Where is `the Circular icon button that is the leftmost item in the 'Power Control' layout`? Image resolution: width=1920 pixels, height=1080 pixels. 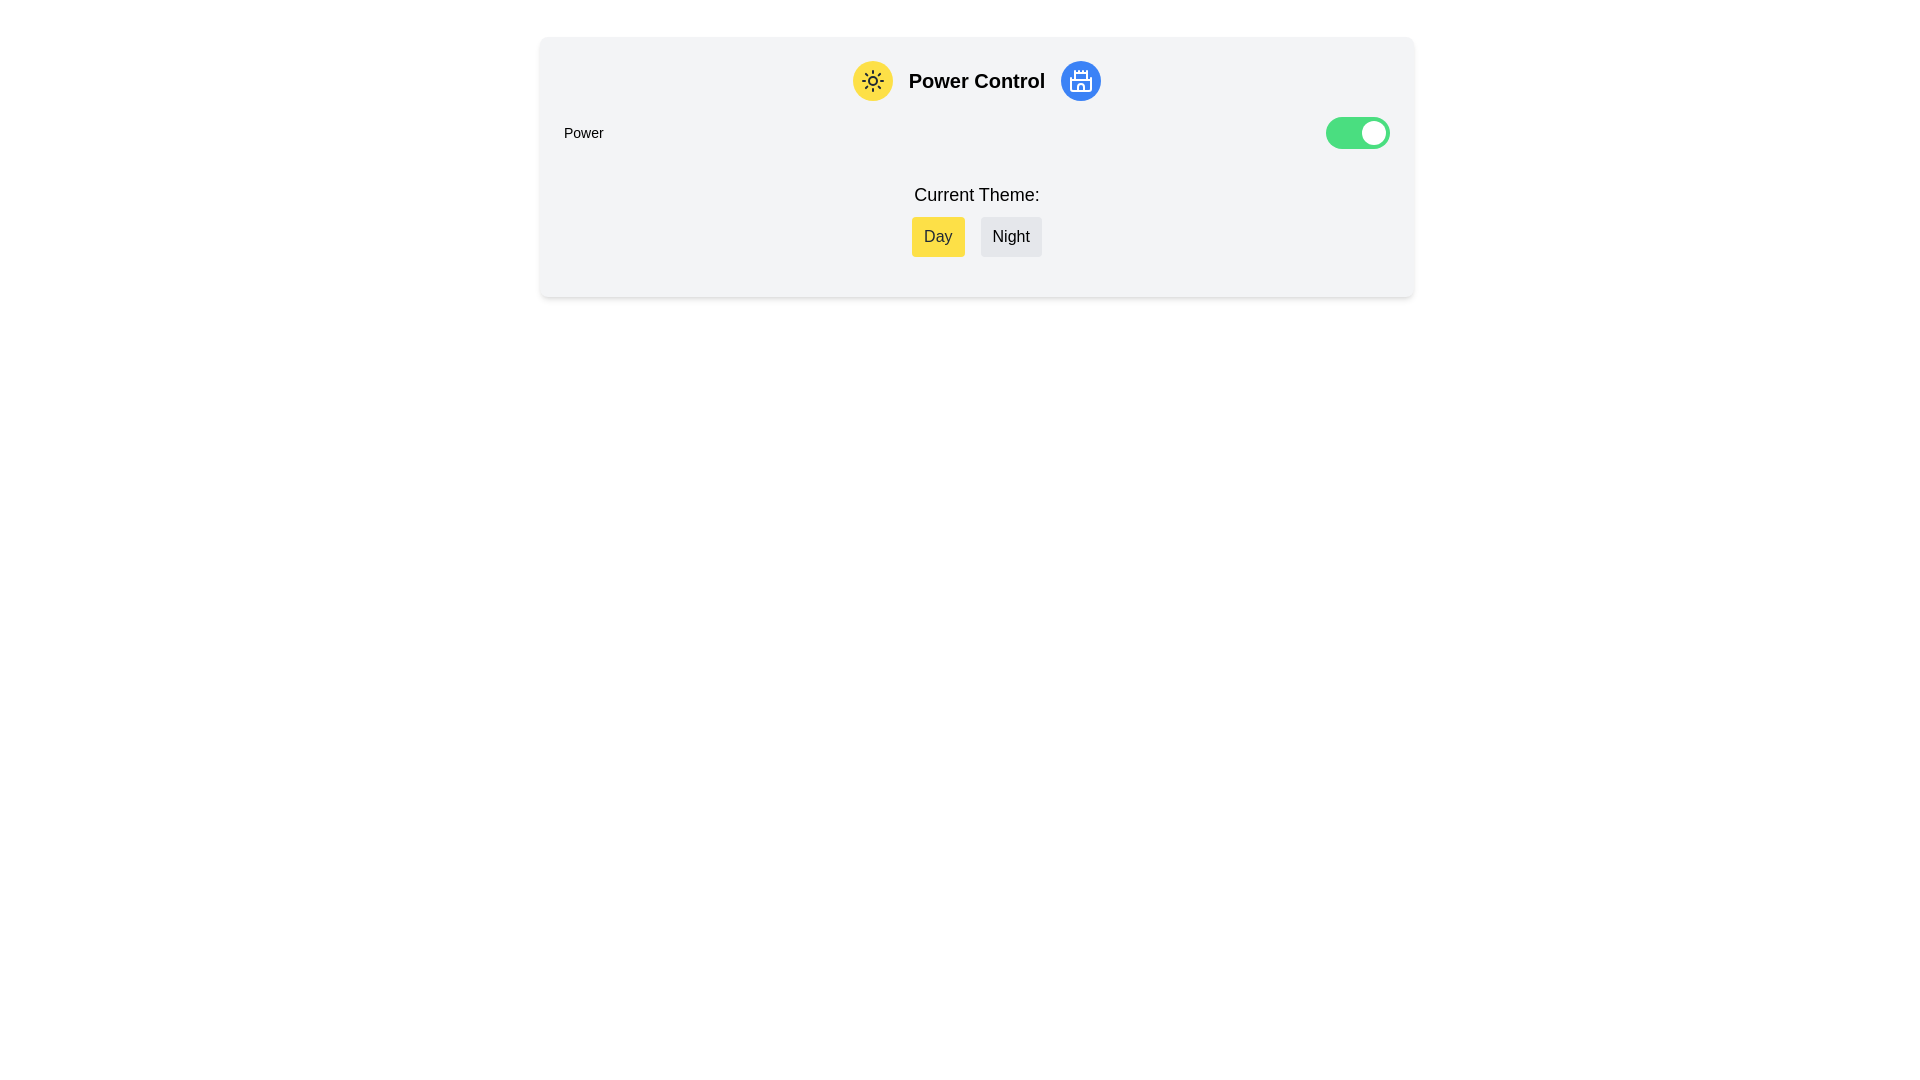
the Circular icon button that is the leftmost item in the 'Power Control' layout is located at coordinates (872, 80).